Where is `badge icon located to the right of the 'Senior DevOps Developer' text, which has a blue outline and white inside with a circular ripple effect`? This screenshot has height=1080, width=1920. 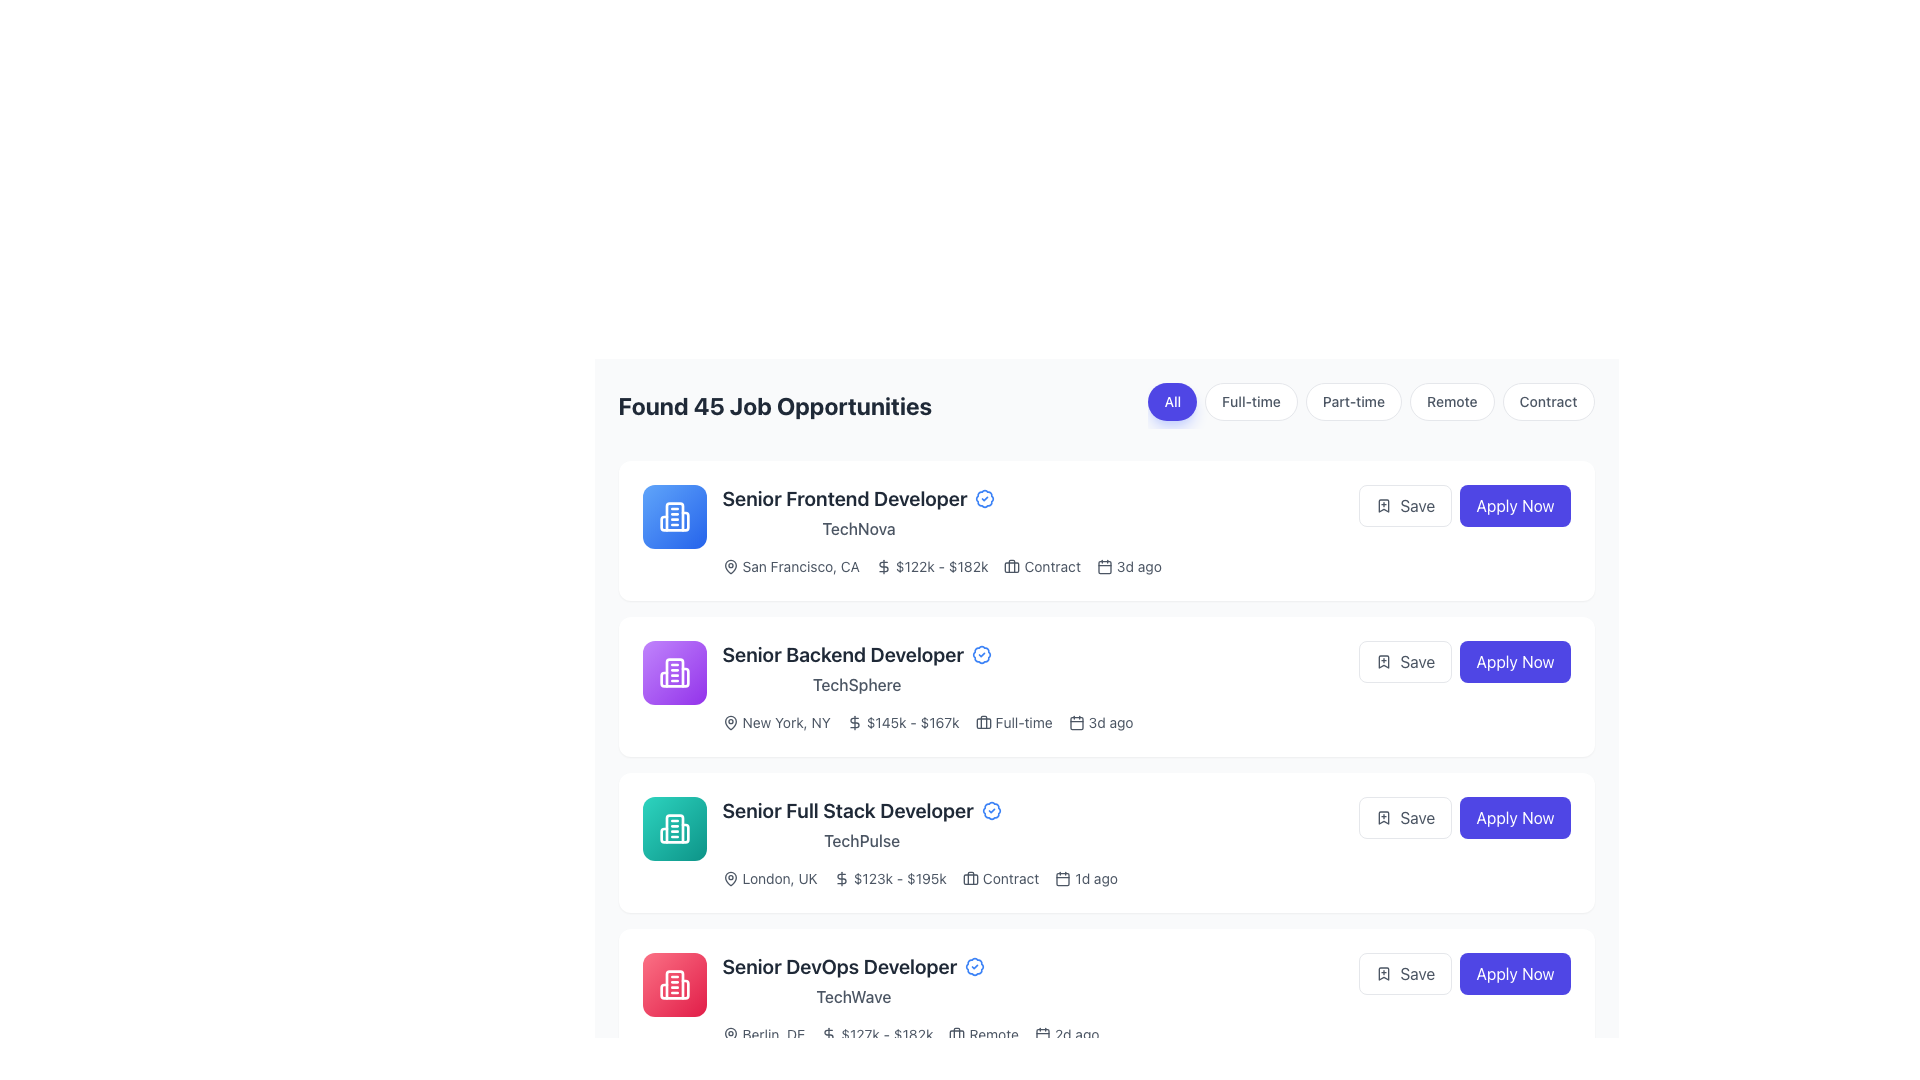 badge icon located to the right of the 'Senior DevOps Developer' text, which has a blue outline and white inside with a circular ripple effect is located at coordinates (975, 966).